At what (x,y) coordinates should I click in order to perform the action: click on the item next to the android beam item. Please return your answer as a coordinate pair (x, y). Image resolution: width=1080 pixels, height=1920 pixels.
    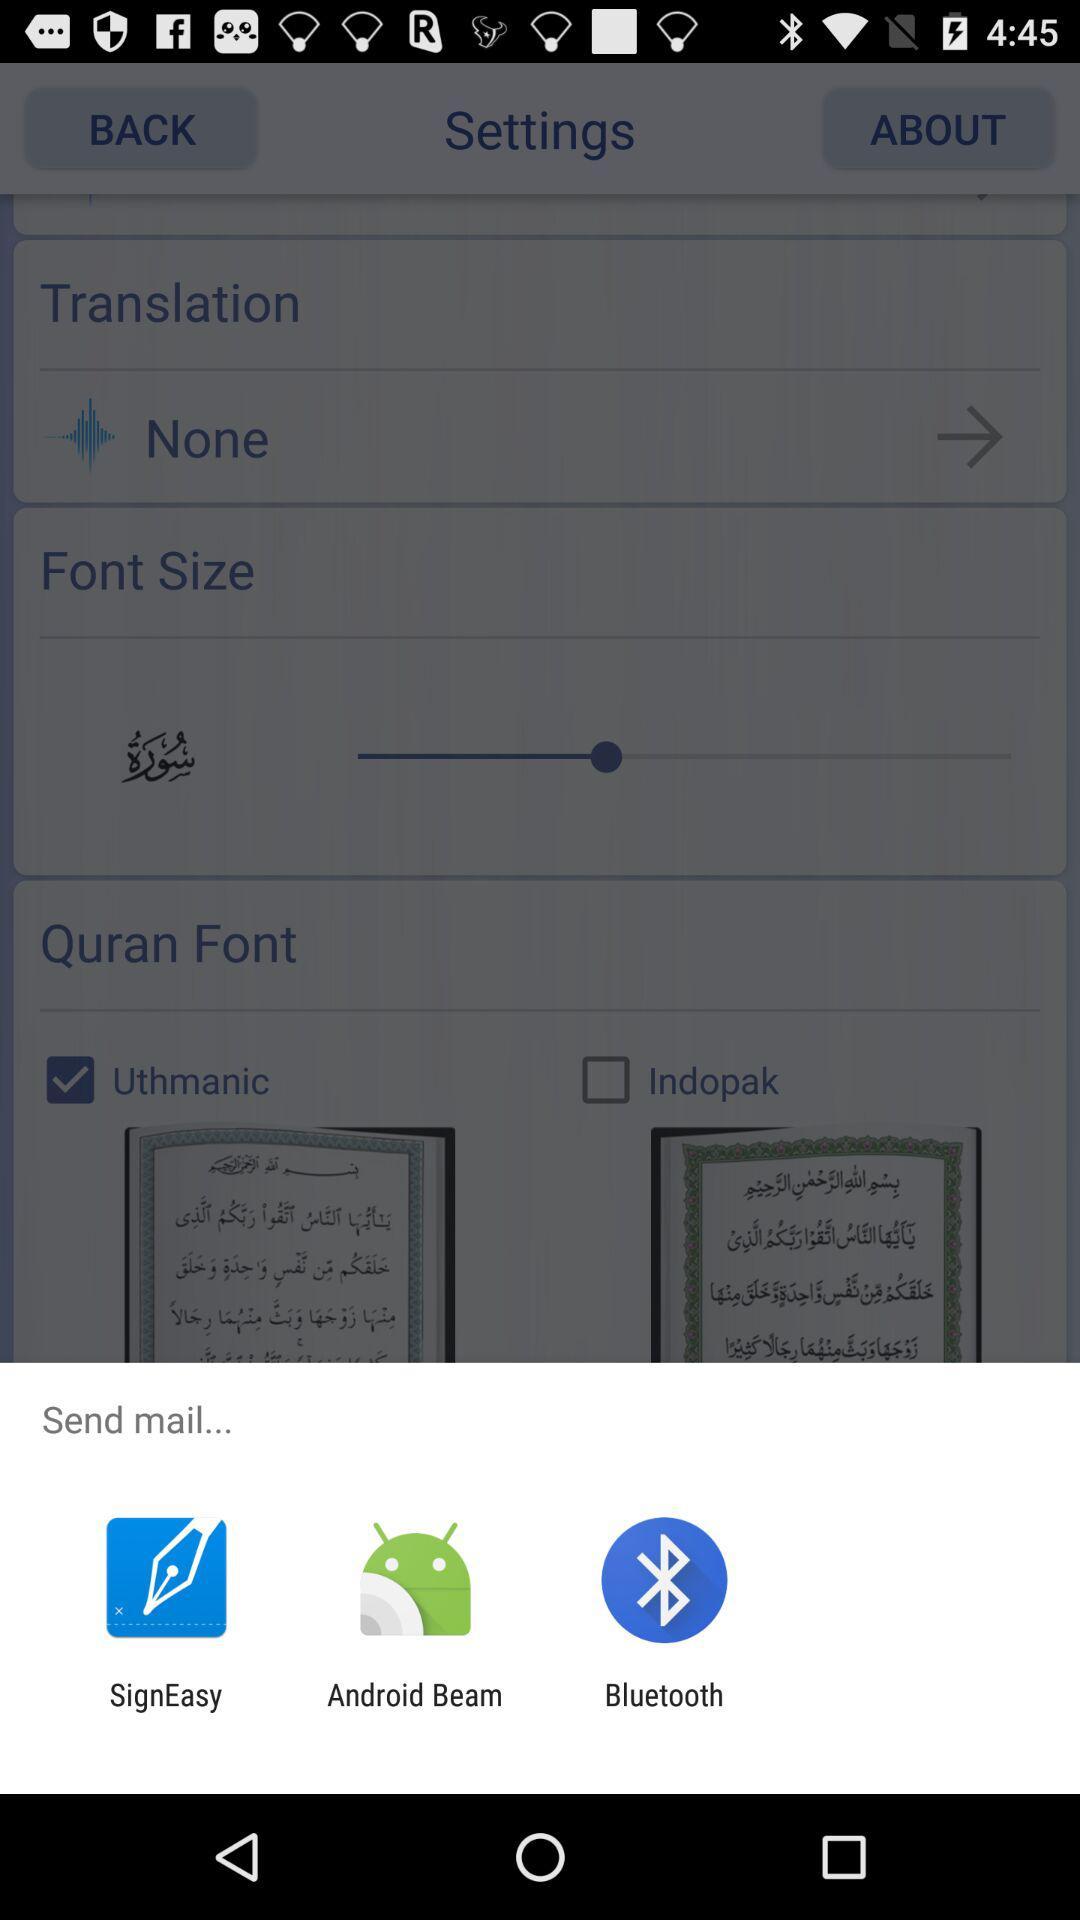
    Looking at the image, I should click on (165, 1711).